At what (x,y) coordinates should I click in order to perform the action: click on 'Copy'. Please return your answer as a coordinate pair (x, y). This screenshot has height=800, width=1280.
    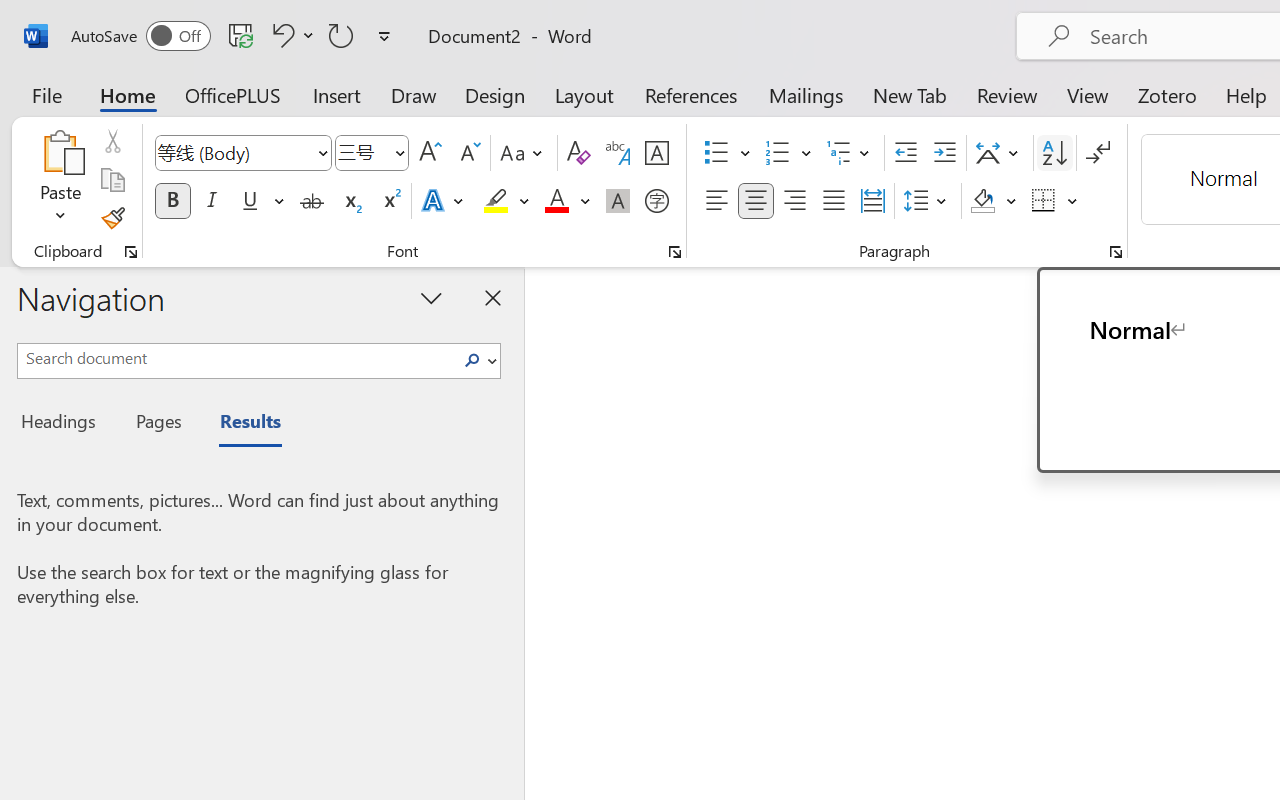
    Looking at the image, I should click on (111, 179).